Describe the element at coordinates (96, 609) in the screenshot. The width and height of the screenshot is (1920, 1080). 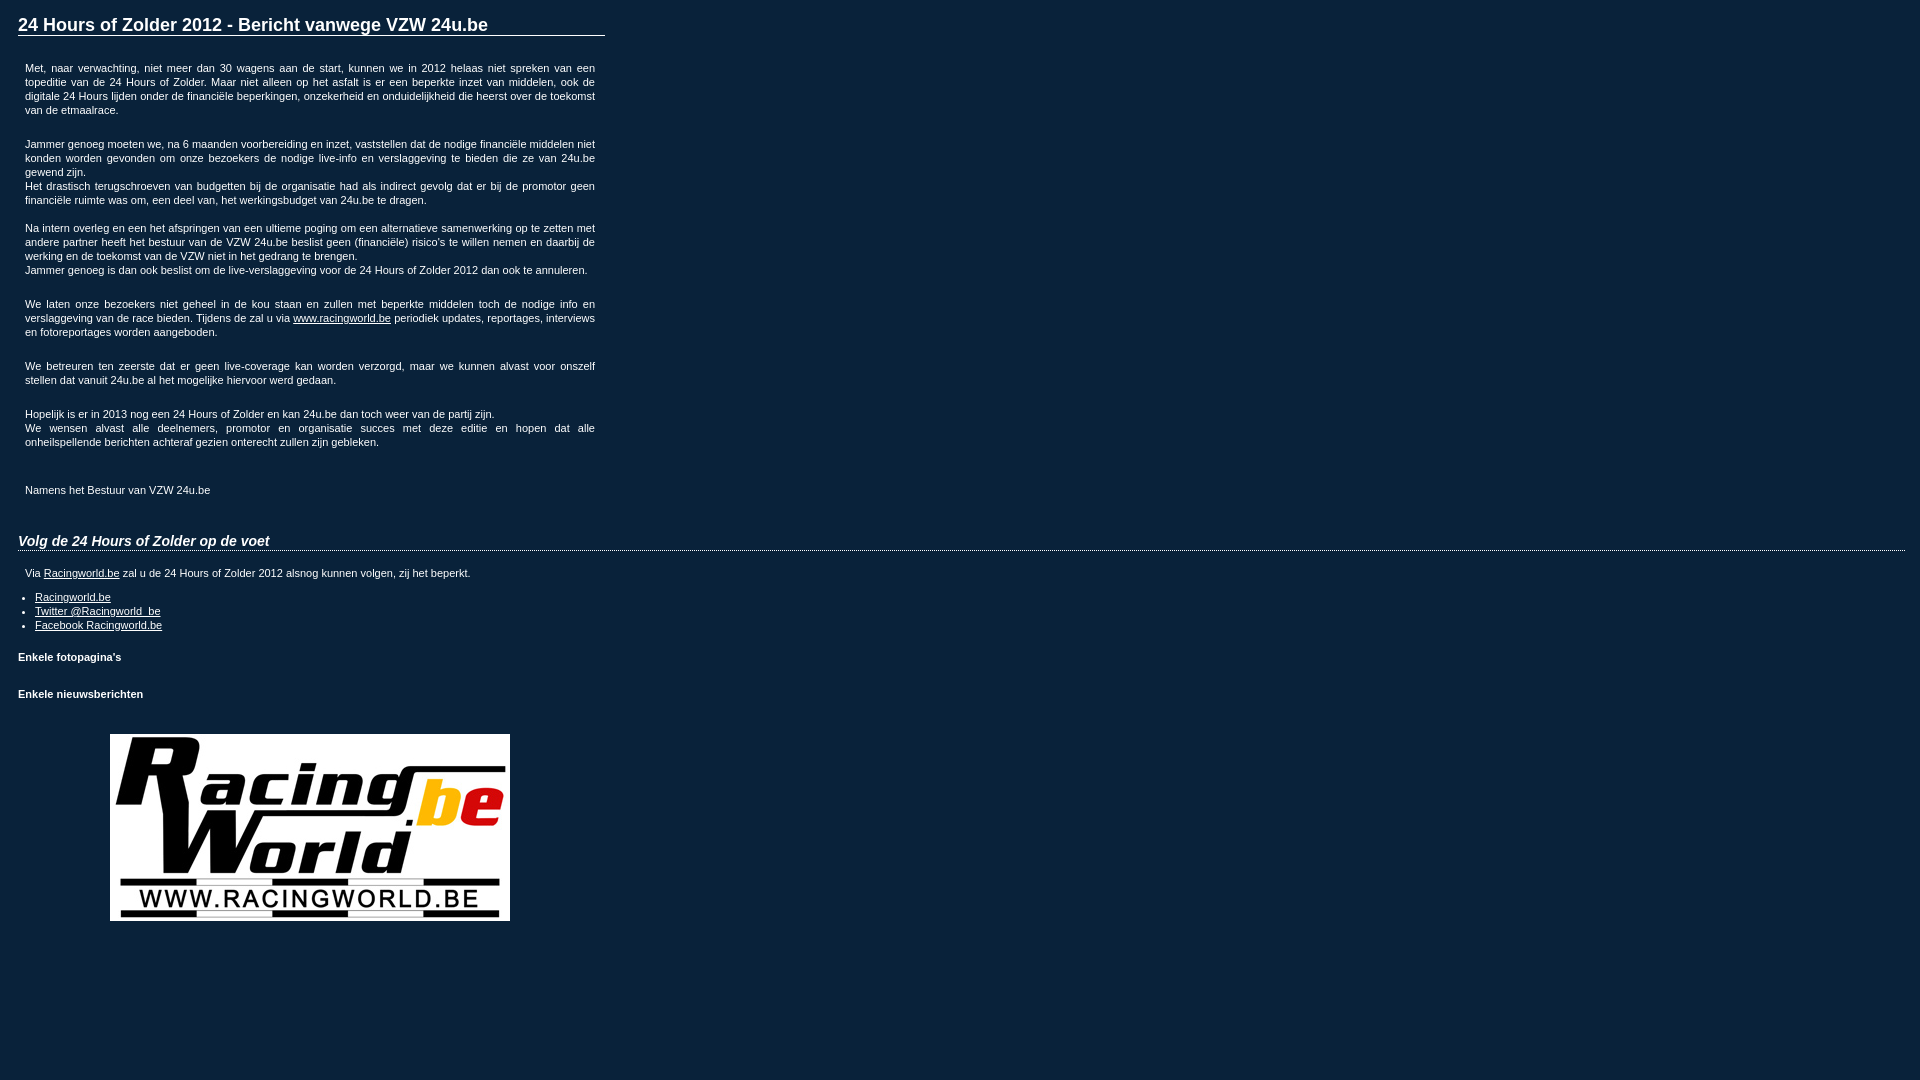
I see `'Twitter @Racingworld_be'` at that location.